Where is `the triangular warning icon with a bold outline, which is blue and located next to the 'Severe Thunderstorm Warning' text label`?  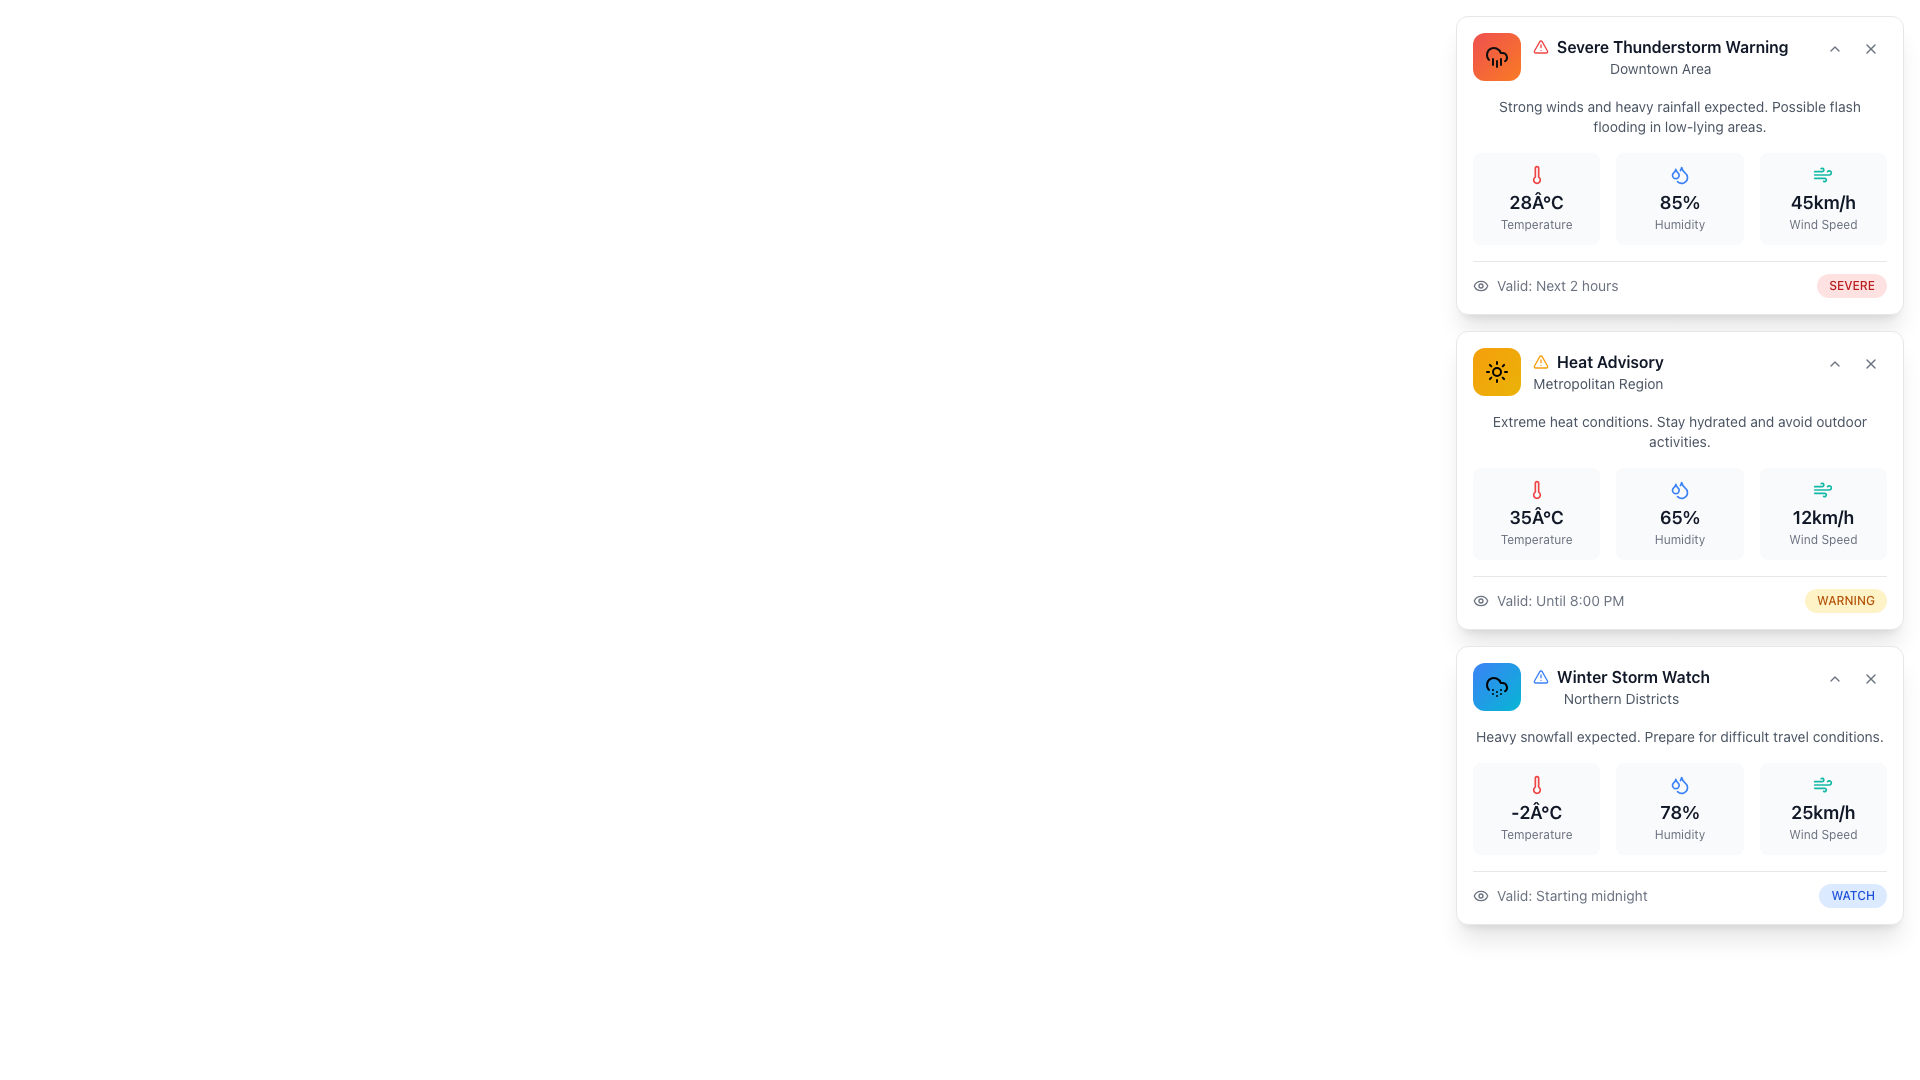
the triangular warning icon with a bold outline, which is blue and located next to the 'Severe Thunderstorm Warning' text label is located at coordinates (1539, 676).